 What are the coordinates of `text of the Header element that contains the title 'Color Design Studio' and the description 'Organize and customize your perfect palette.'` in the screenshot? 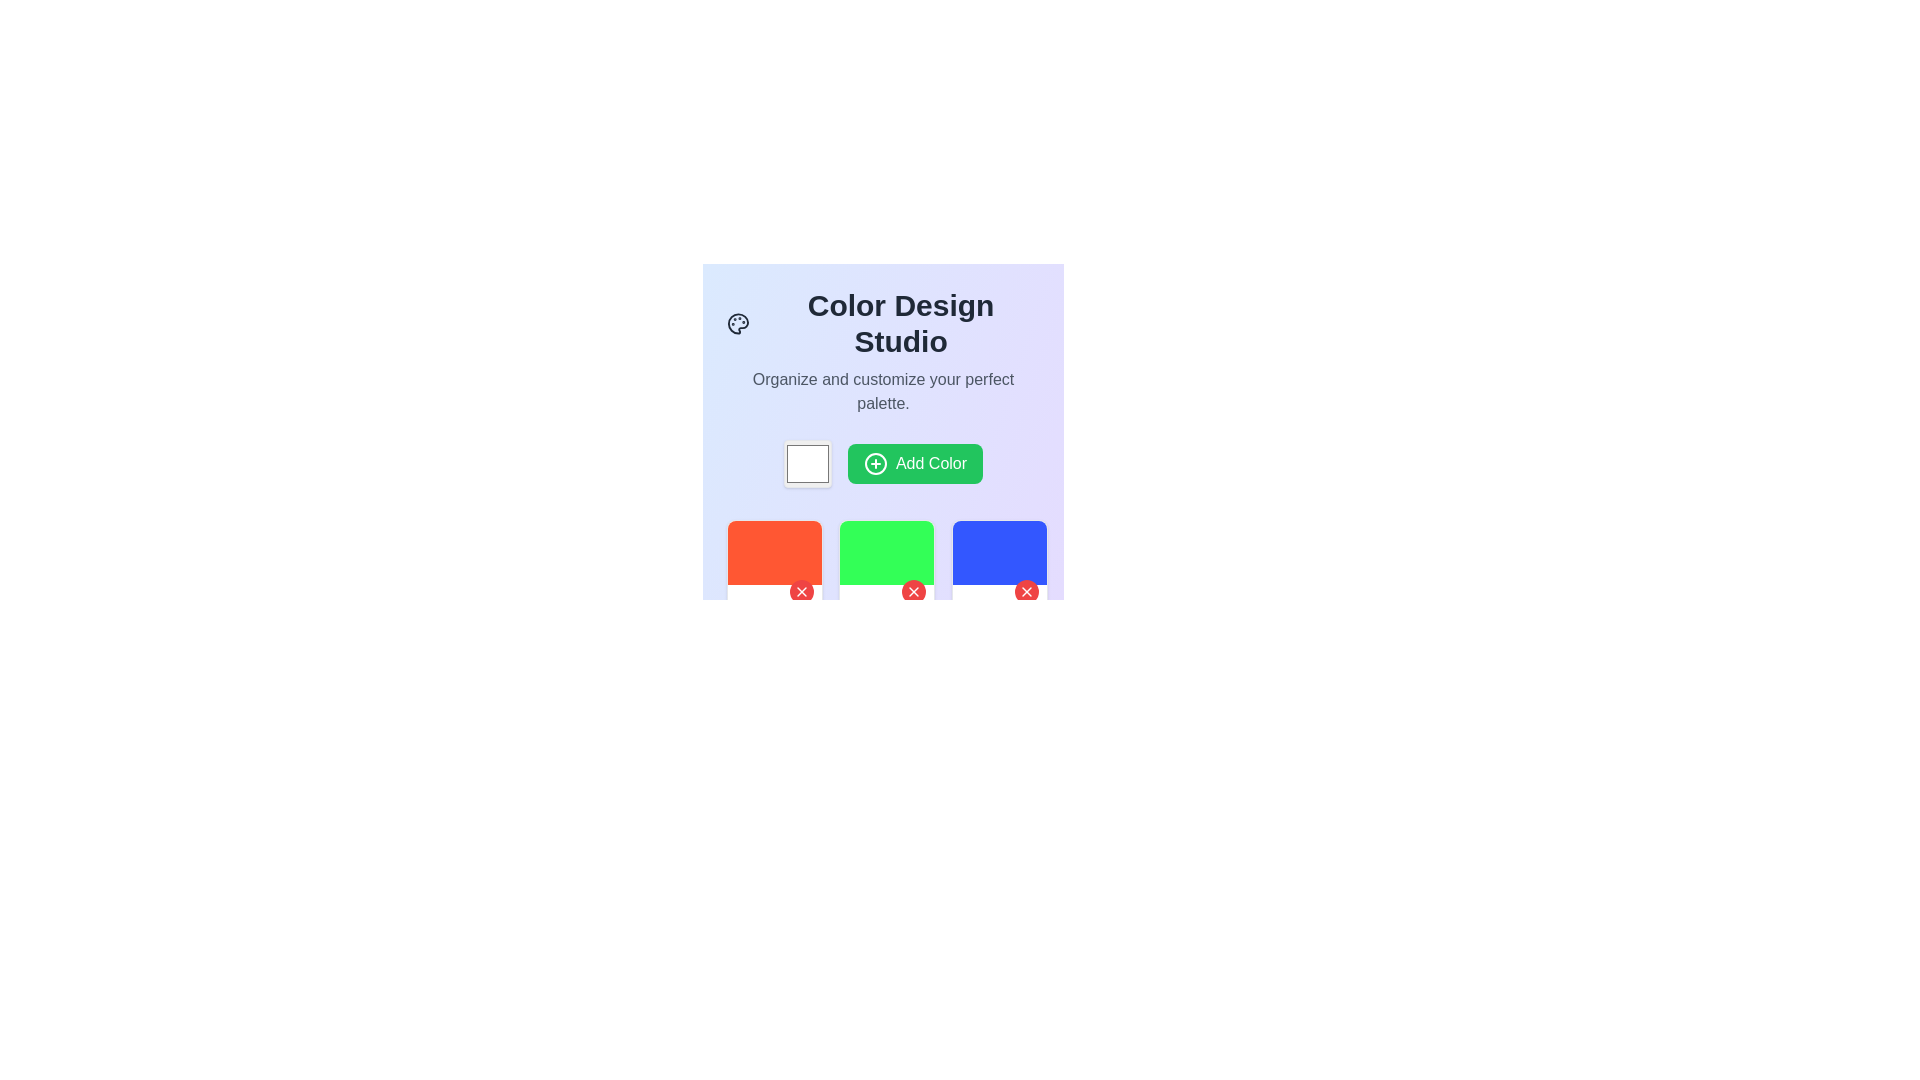 It's located at (882, 350).